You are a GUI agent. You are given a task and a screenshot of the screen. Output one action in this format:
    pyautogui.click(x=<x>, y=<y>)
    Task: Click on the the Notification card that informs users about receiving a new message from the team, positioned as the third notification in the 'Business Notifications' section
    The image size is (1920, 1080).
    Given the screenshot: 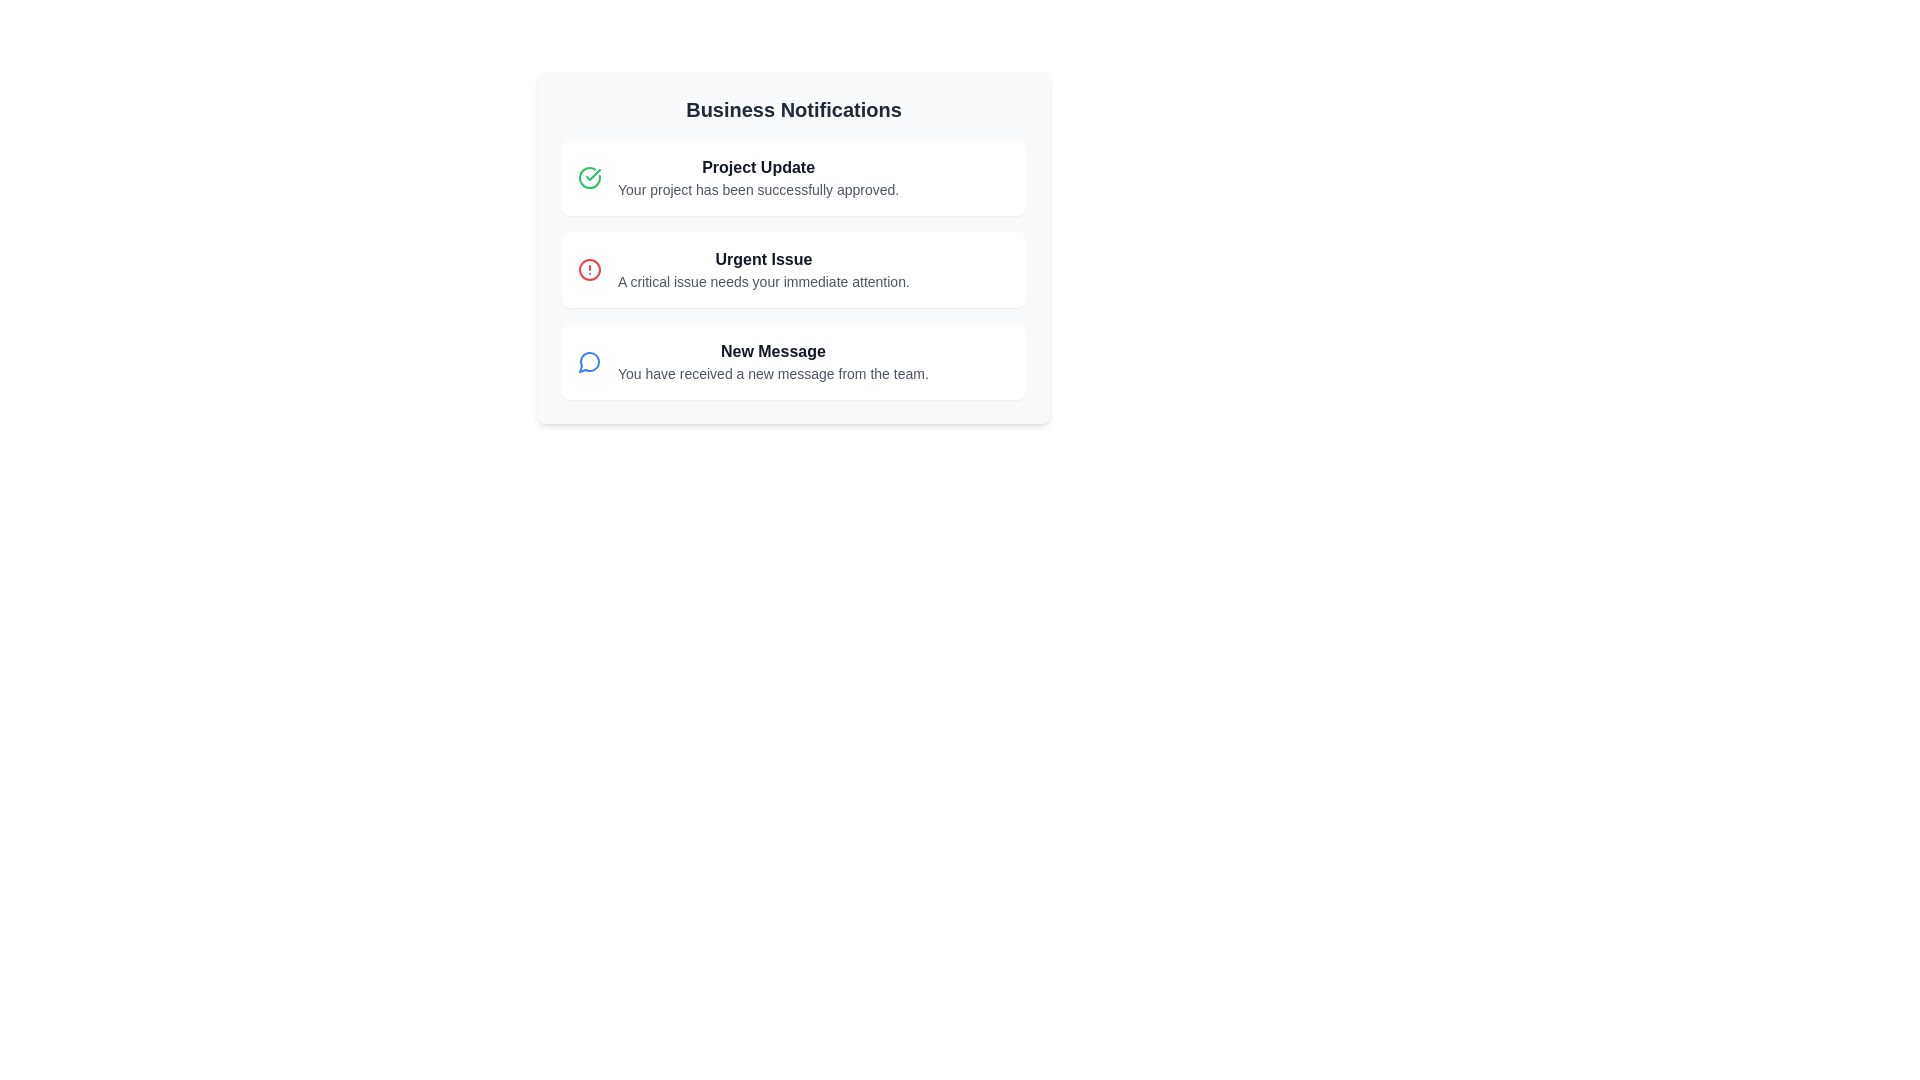 What is the action you would take?
    pyautogui.click(x=792, y=362)
    